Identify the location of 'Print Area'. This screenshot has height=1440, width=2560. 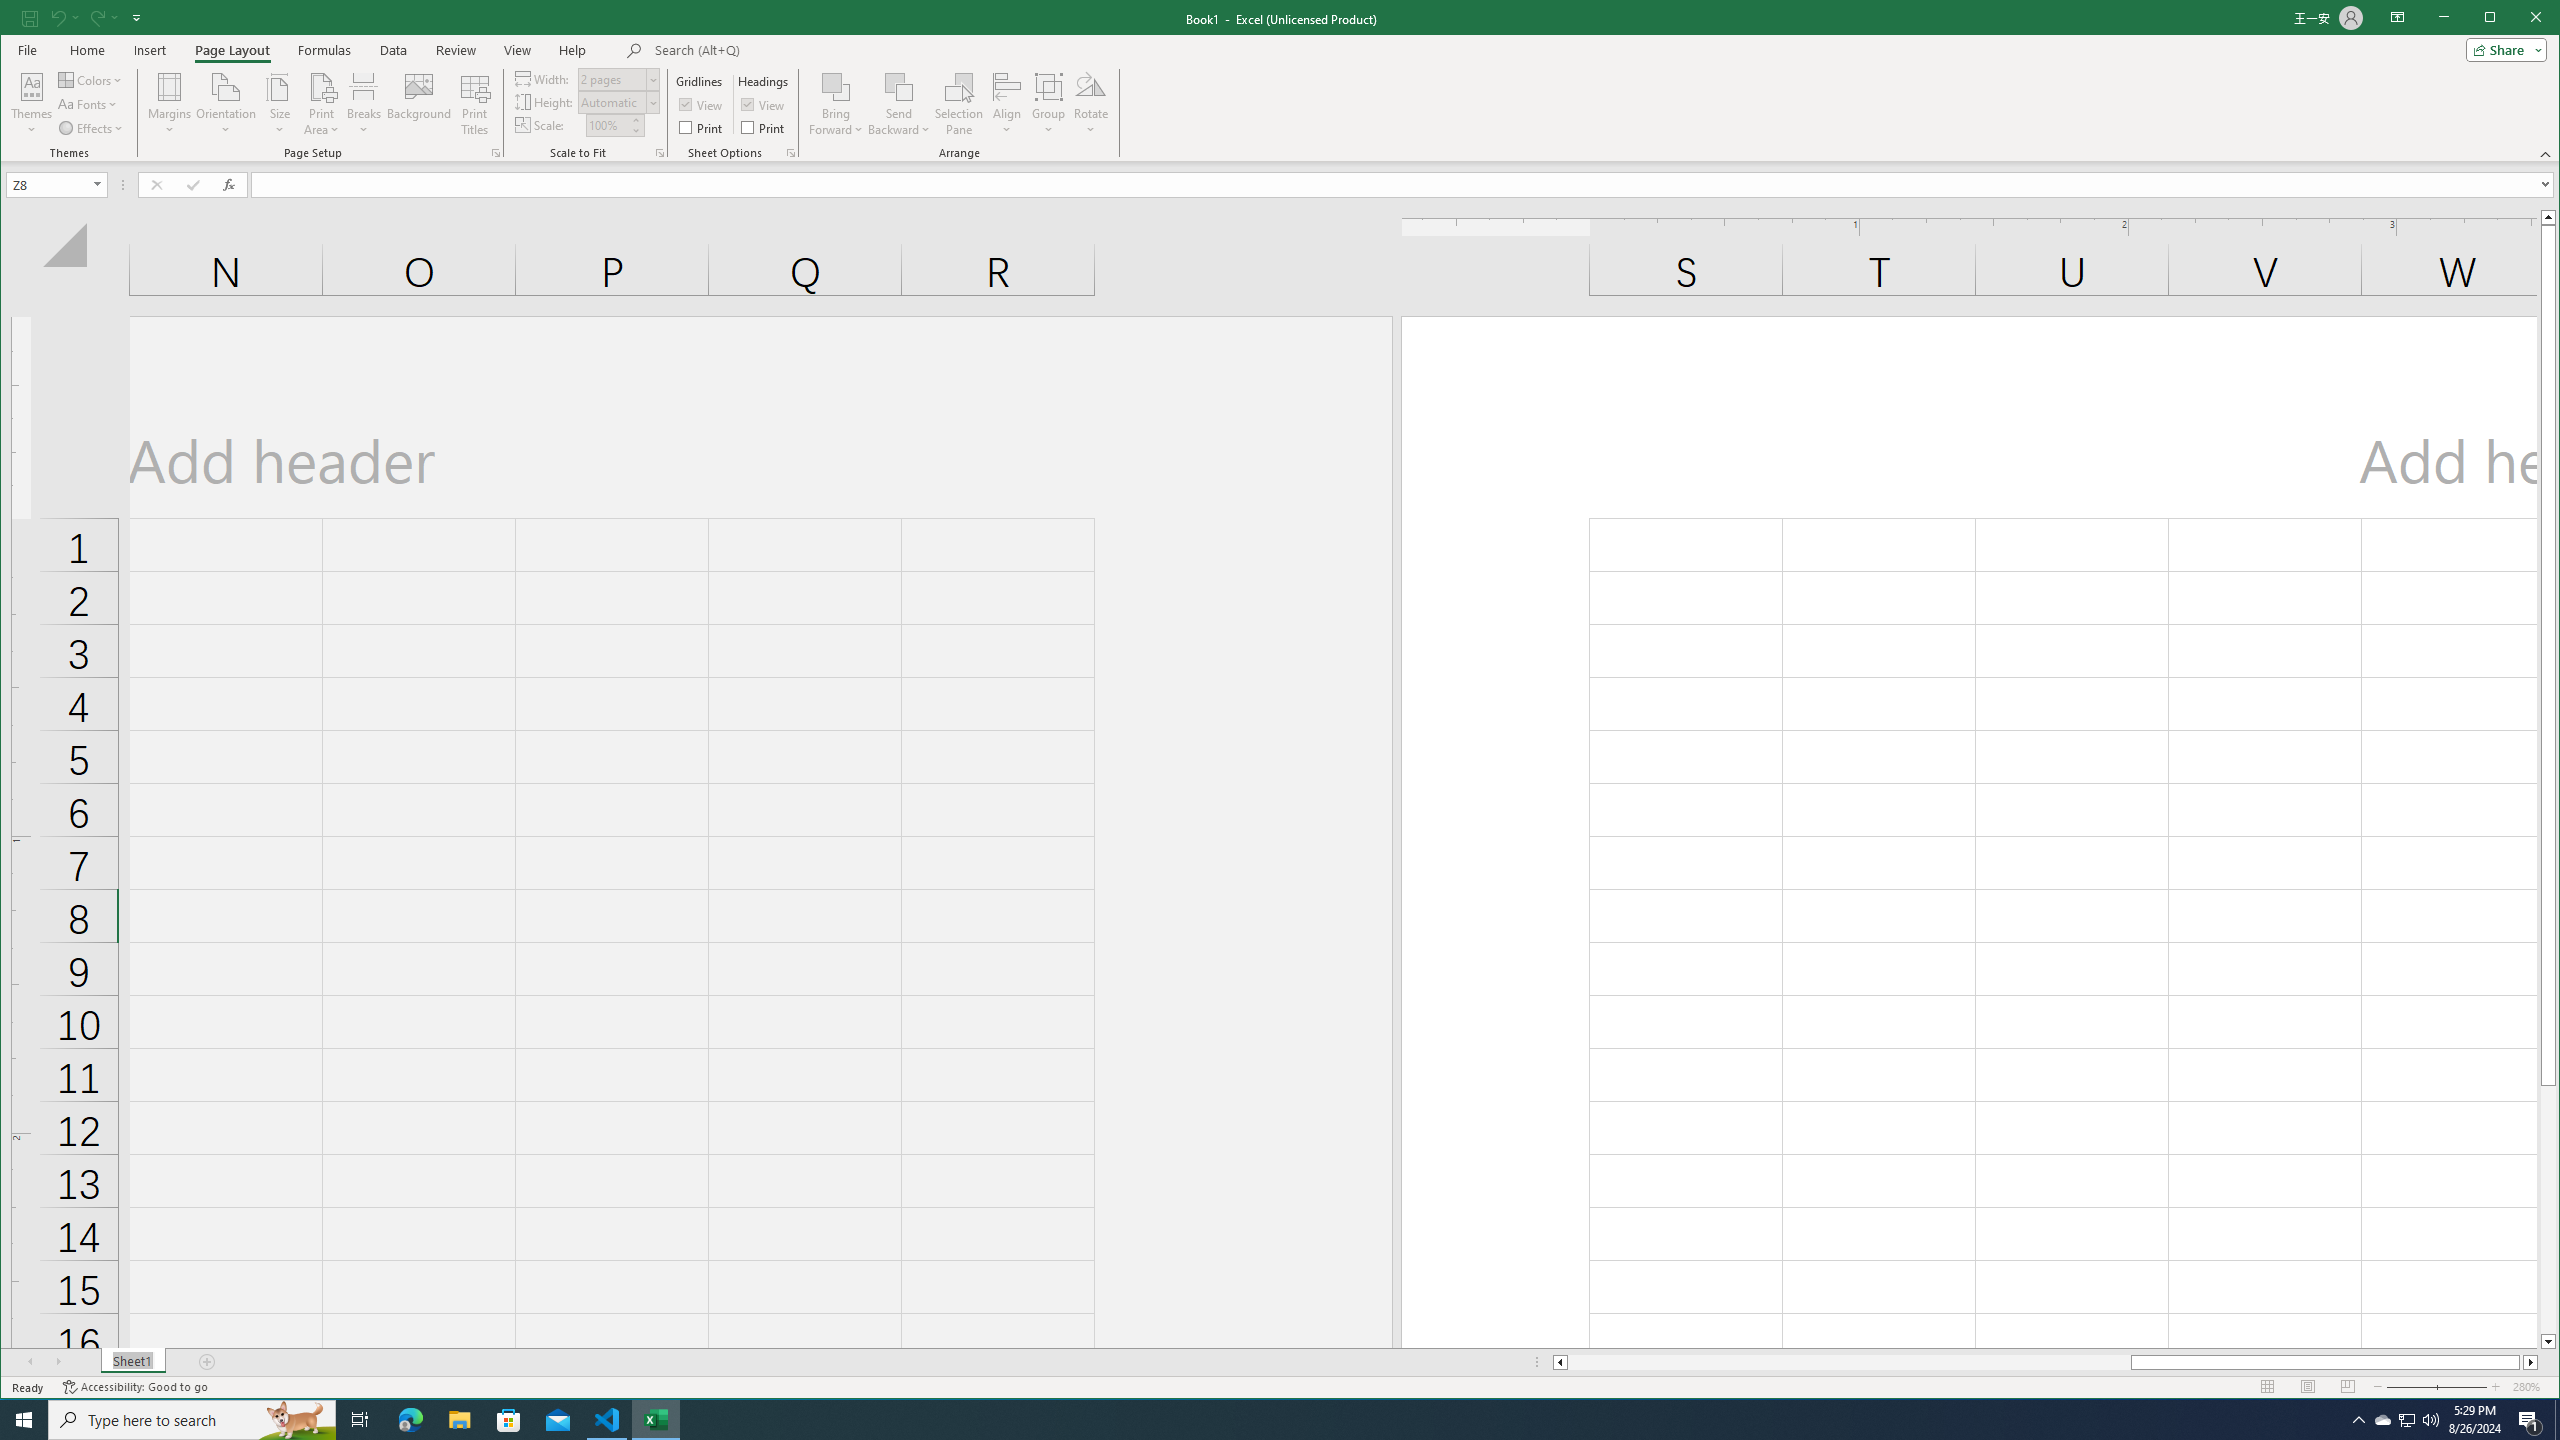
(322, 103).